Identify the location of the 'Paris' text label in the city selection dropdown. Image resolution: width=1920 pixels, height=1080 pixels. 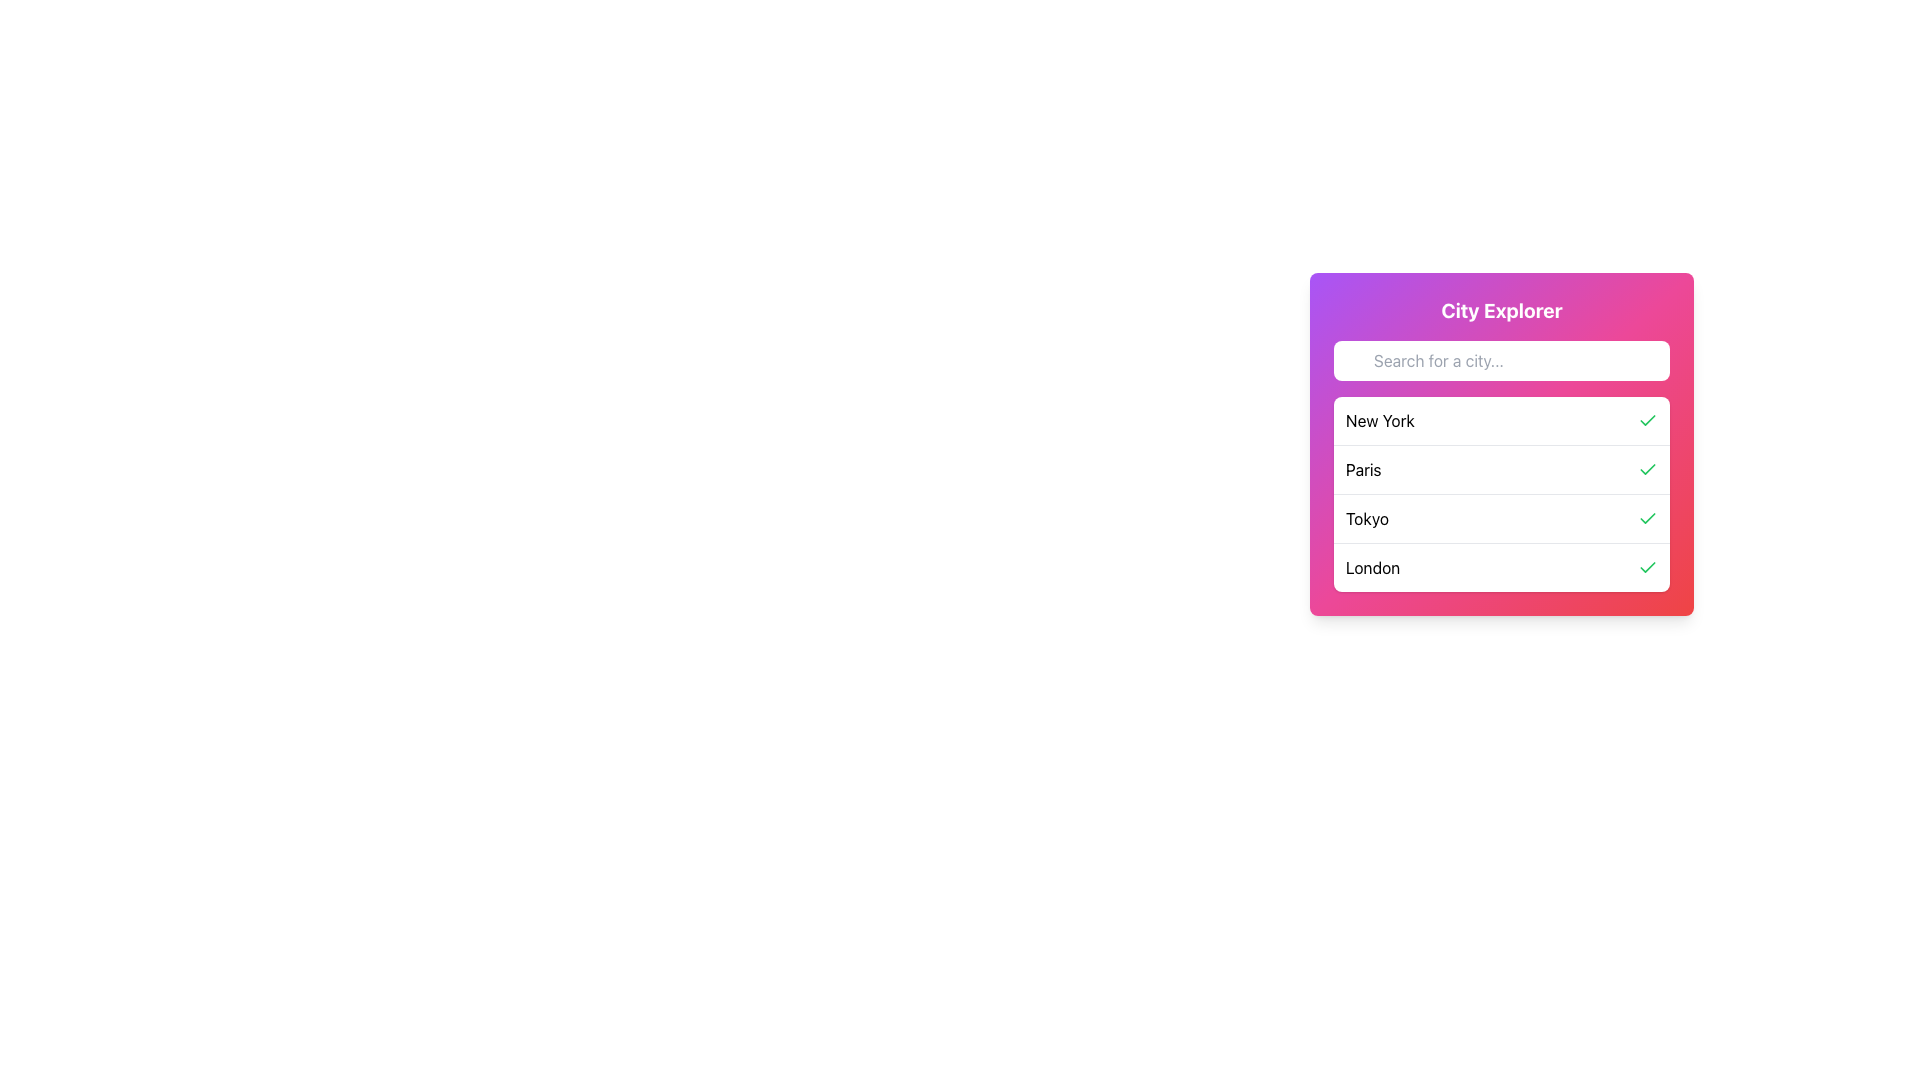
(1362, 470).